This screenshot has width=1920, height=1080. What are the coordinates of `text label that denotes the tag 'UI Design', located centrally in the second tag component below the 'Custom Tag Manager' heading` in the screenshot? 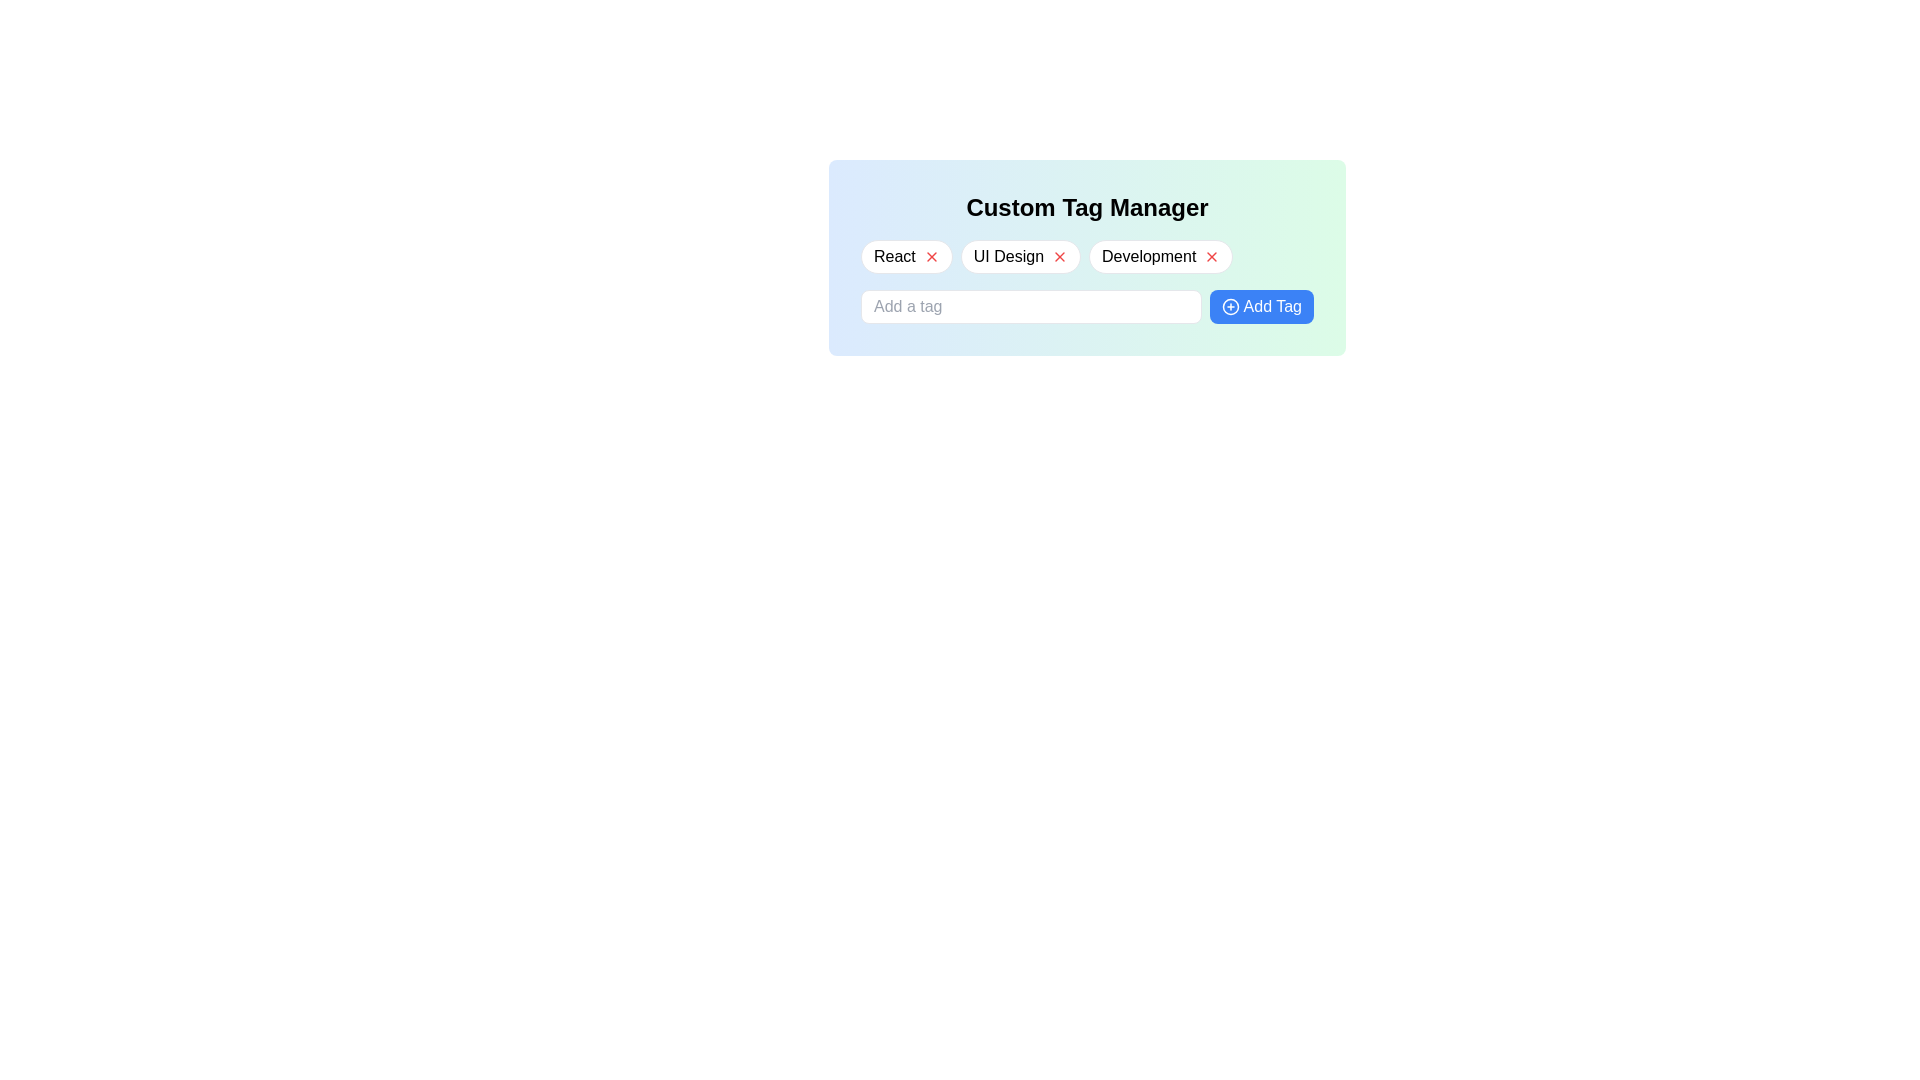 It's located at (1008, 256).